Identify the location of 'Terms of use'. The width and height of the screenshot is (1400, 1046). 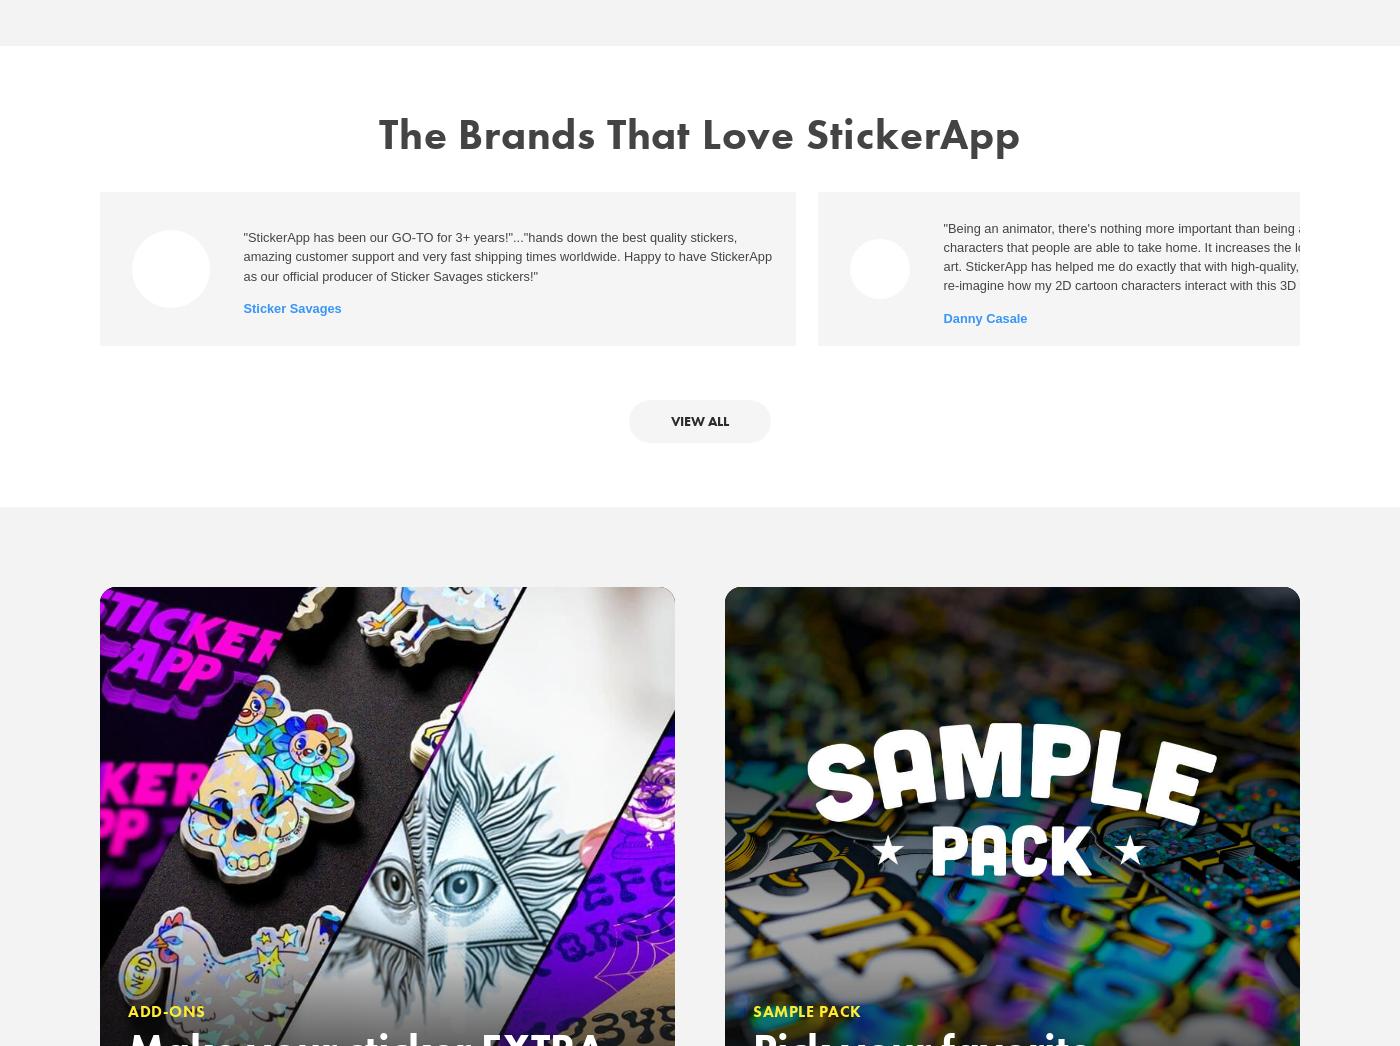
(576, 406).